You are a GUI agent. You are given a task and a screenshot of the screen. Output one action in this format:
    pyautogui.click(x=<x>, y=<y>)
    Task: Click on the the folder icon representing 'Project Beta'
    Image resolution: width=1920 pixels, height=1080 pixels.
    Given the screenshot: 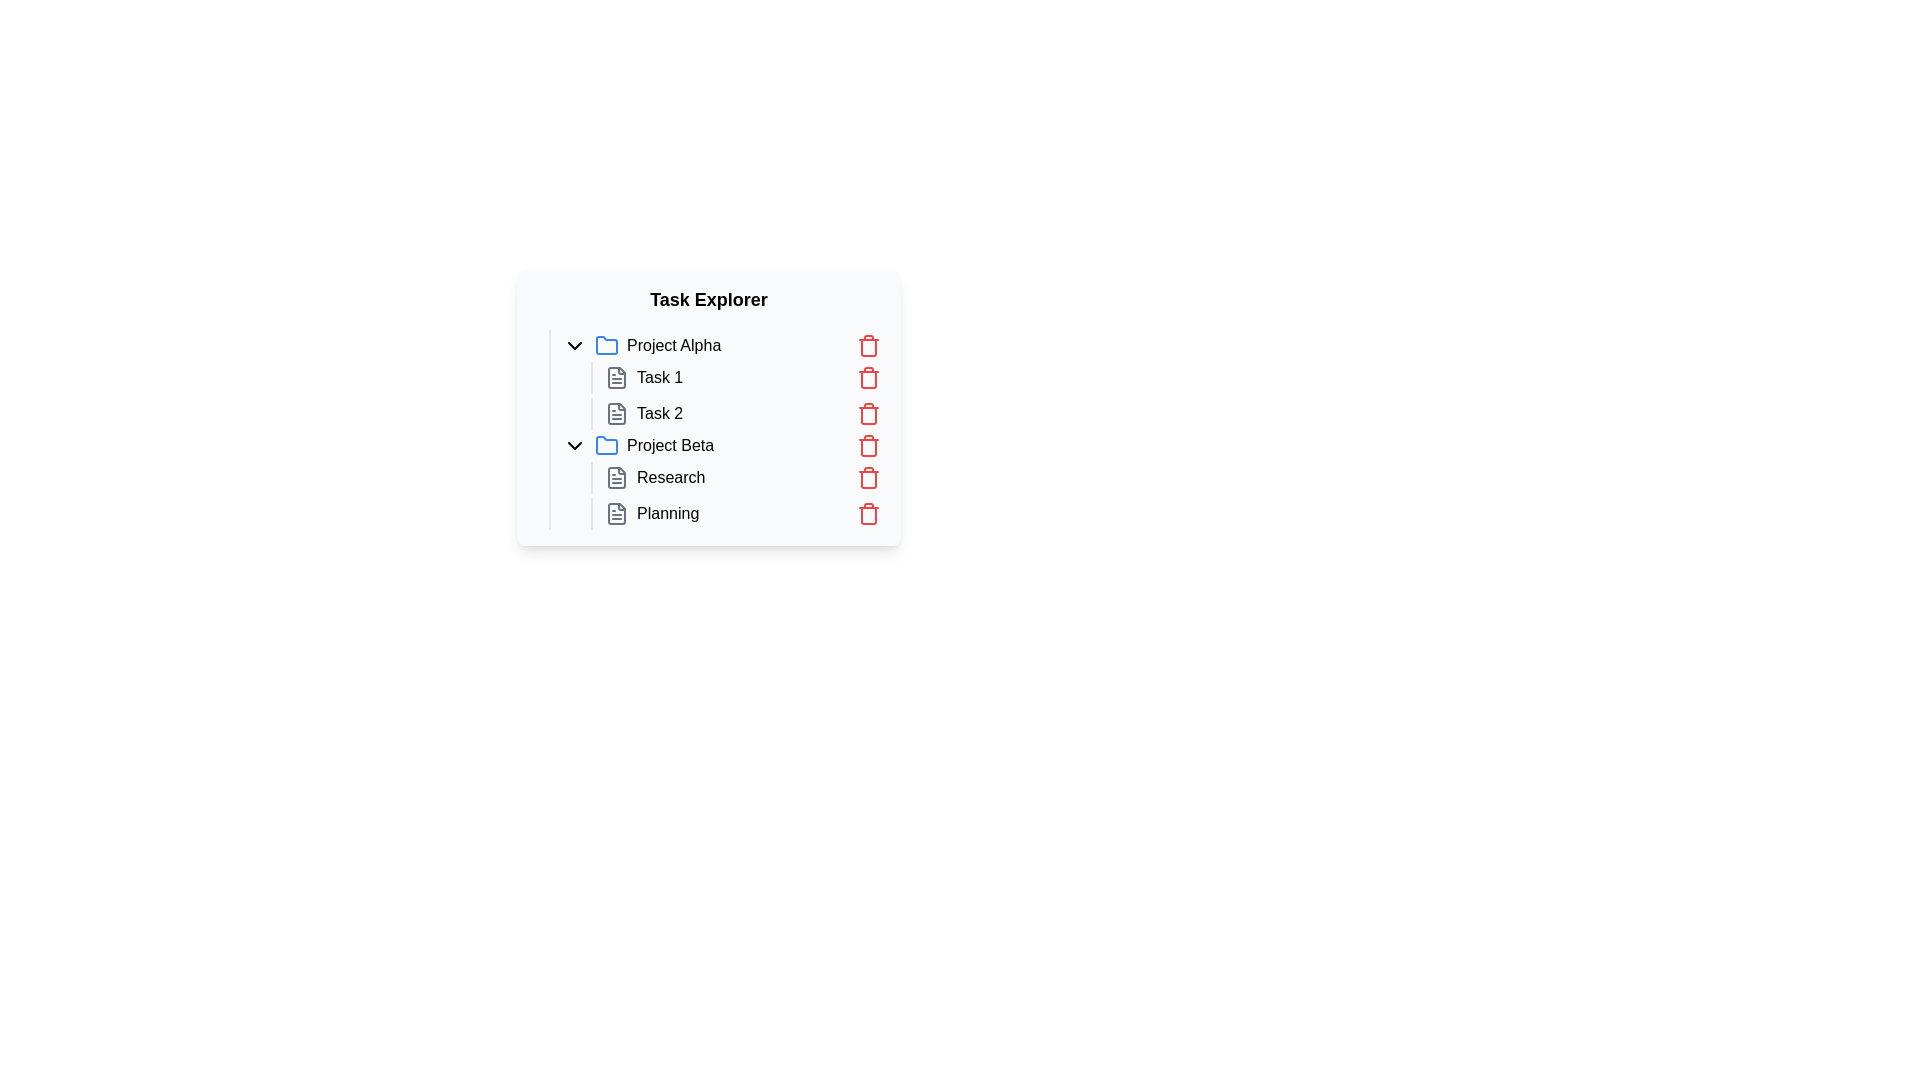 What is the action you would take?
    pyautogui.click(x=605, y=444)
    